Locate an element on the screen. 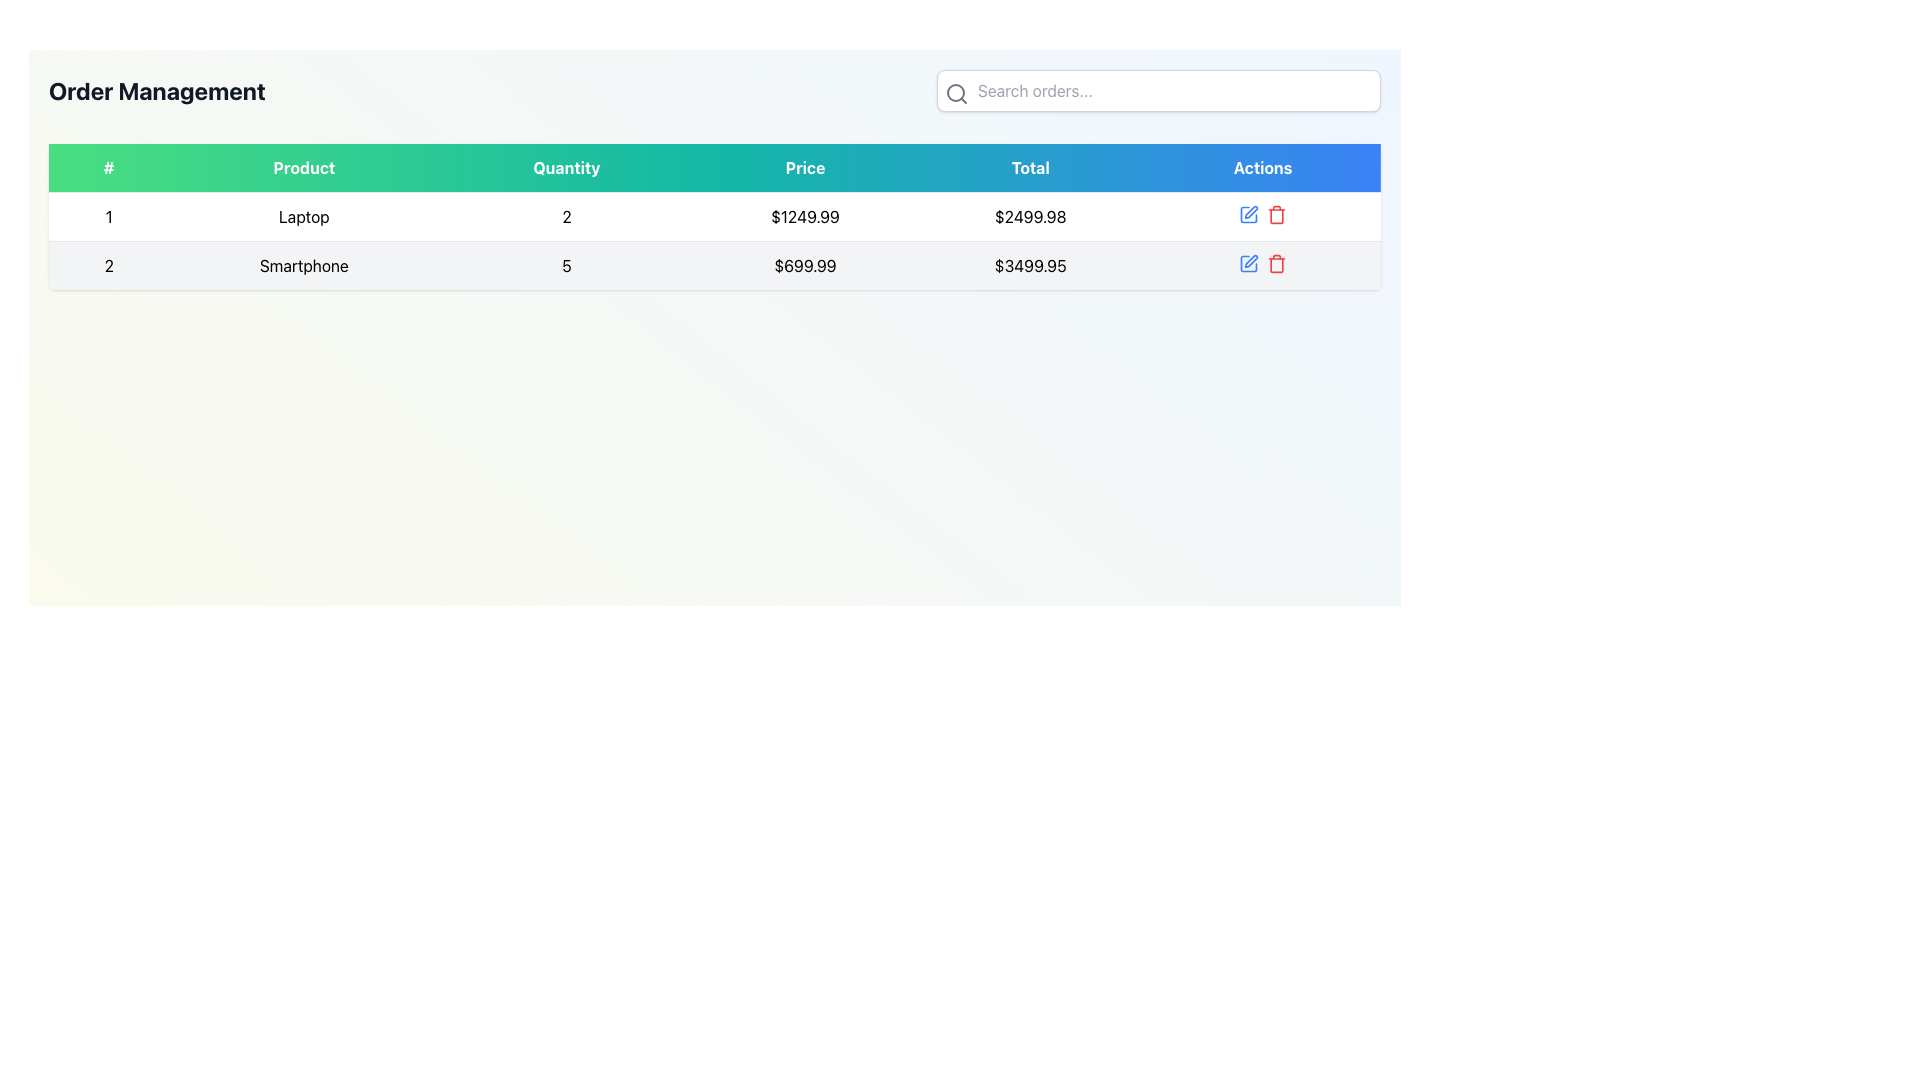 Image resolution: width=1920 pixels, height=1080 pixels. the table cell containing the number '2' is located at coordinates (108, 264).